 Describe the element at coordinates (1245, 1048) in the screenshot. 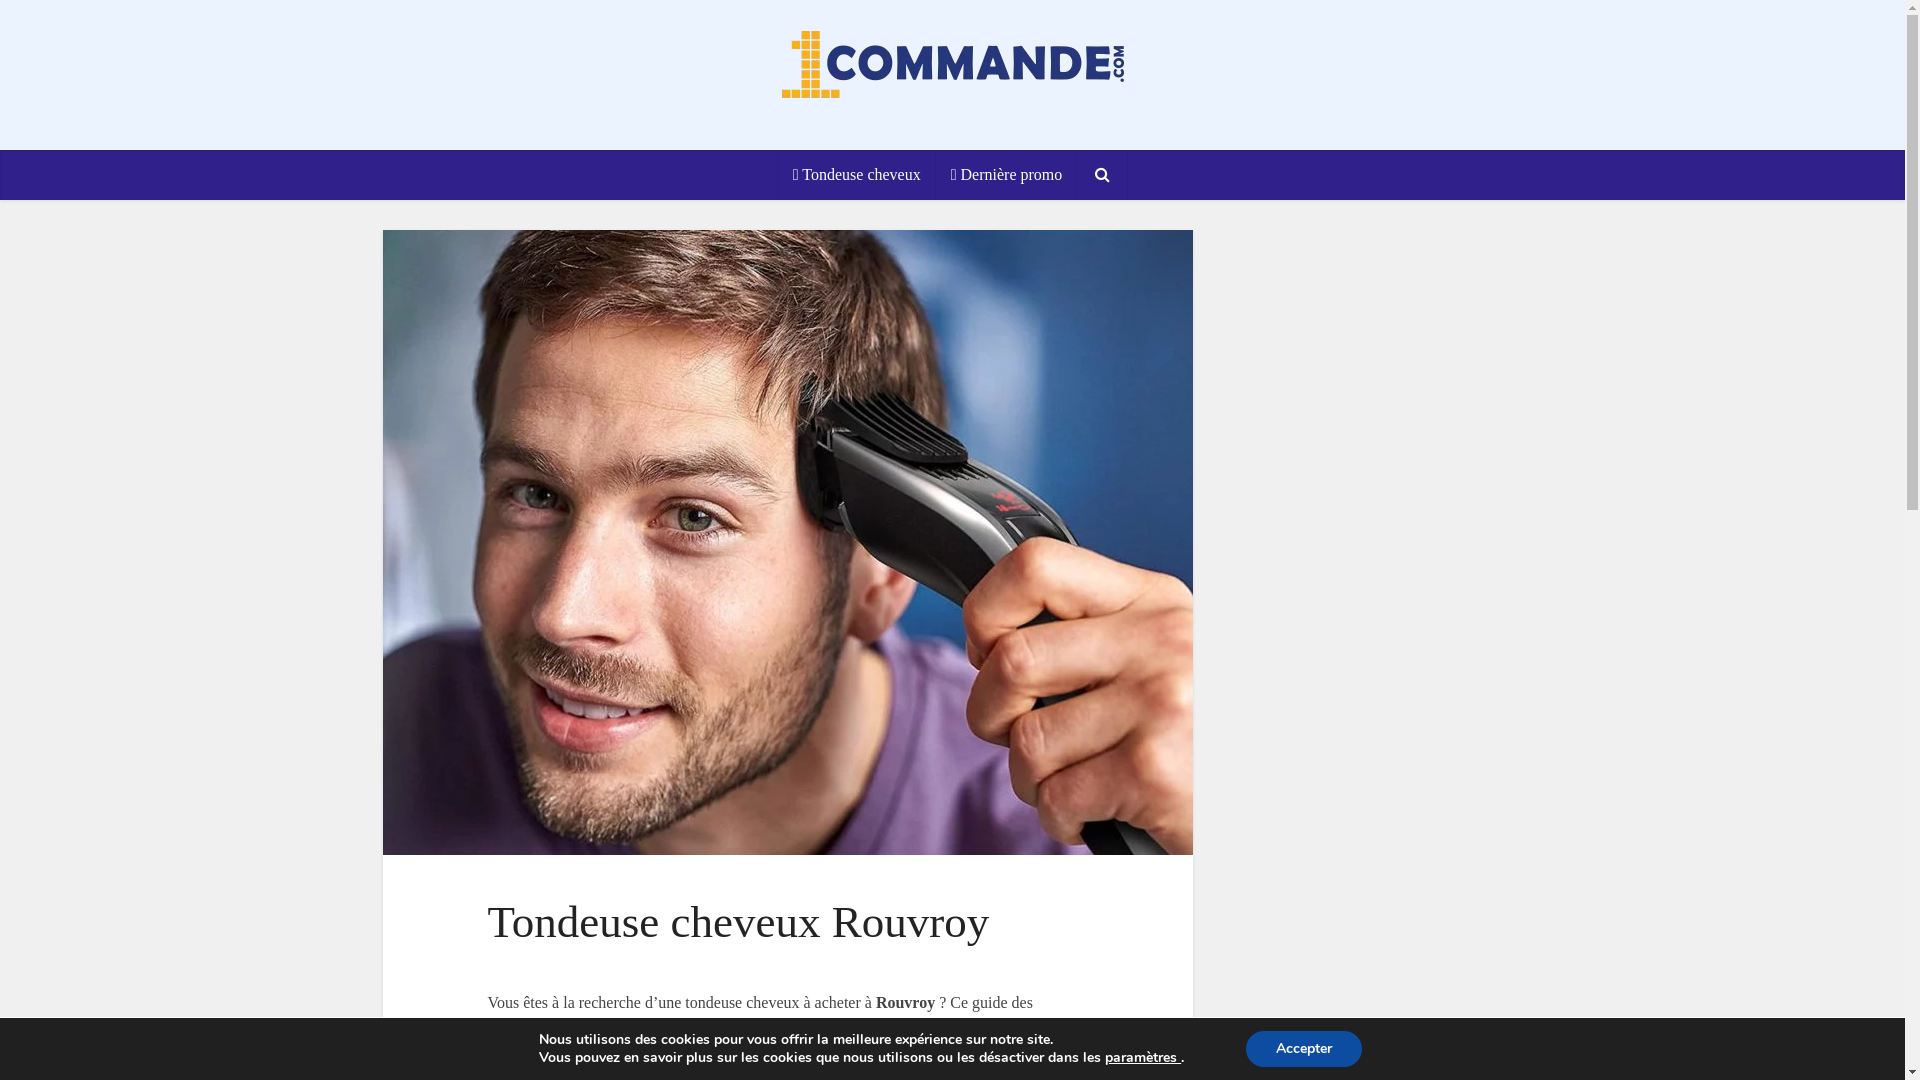

I see `'Accepter'` at that location.